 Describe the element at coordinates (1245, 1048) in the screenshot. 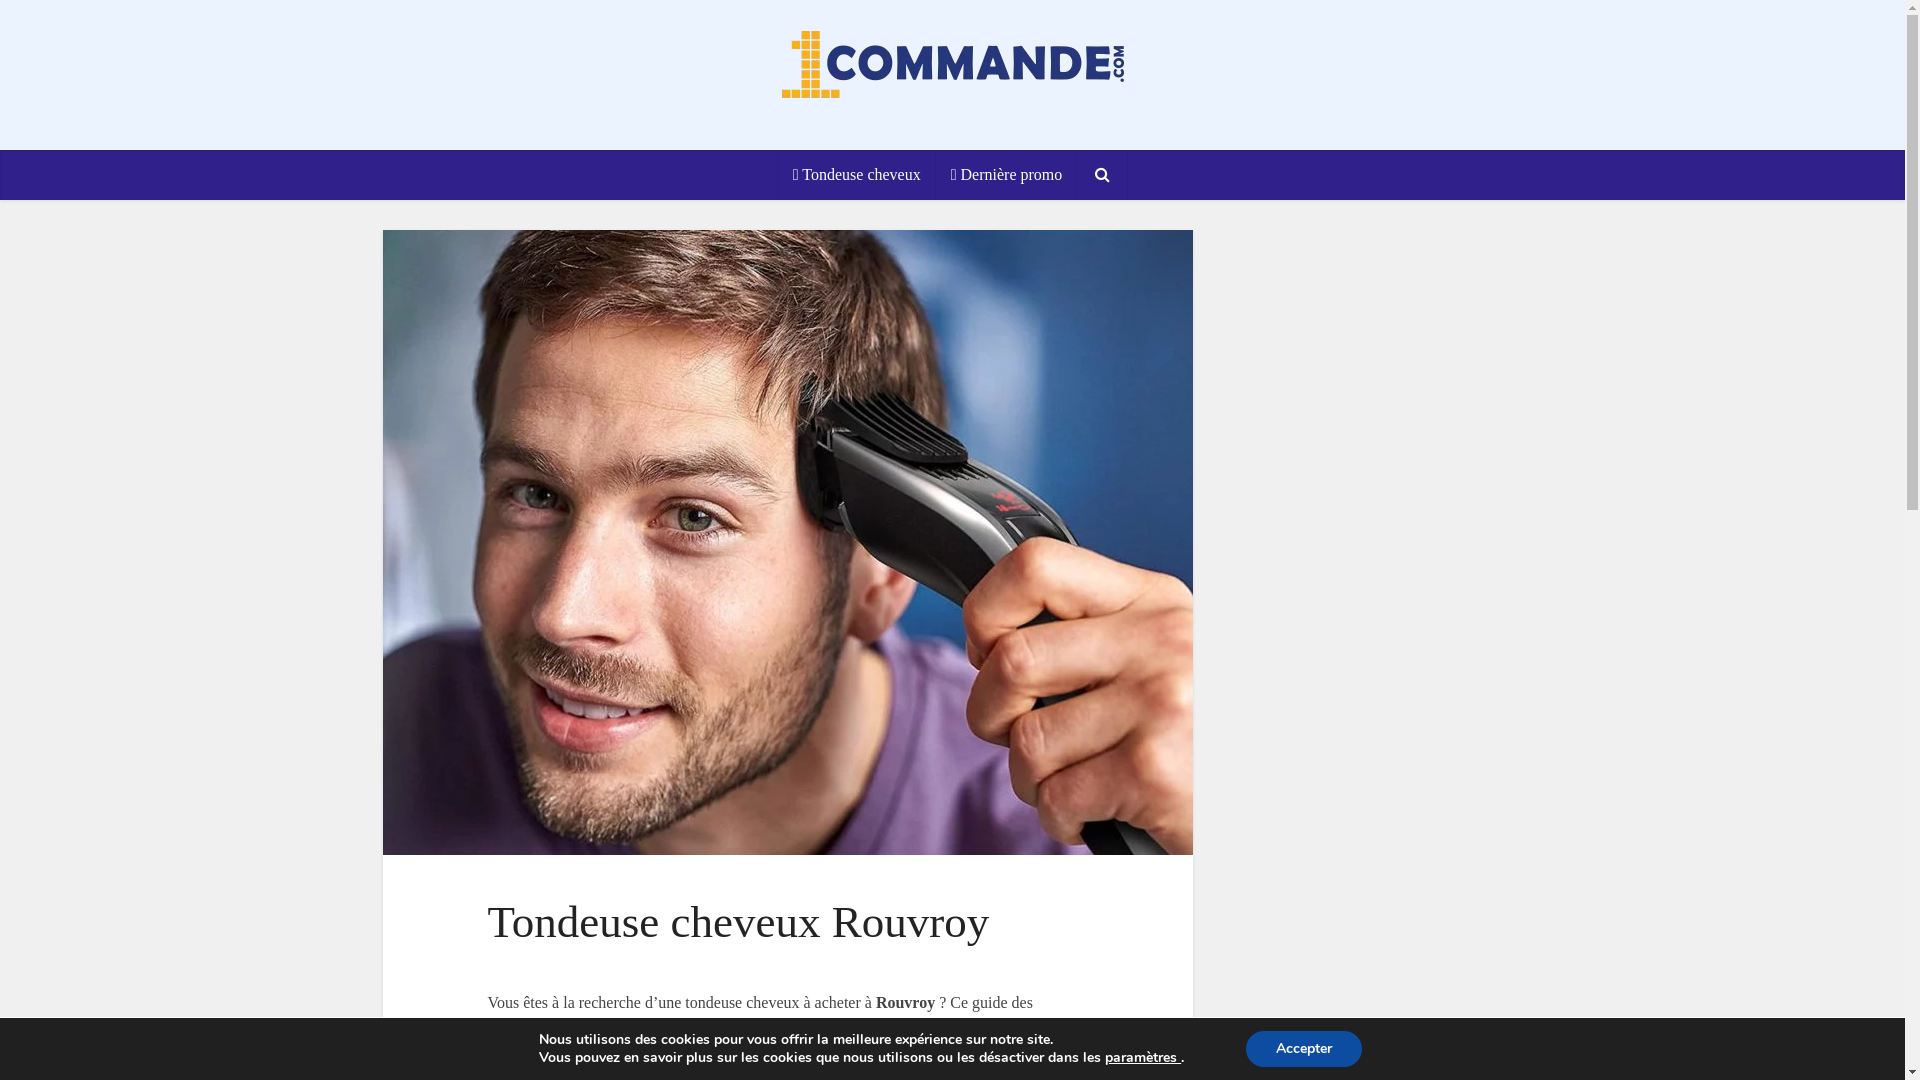

I see `'Accepter'` at that location.